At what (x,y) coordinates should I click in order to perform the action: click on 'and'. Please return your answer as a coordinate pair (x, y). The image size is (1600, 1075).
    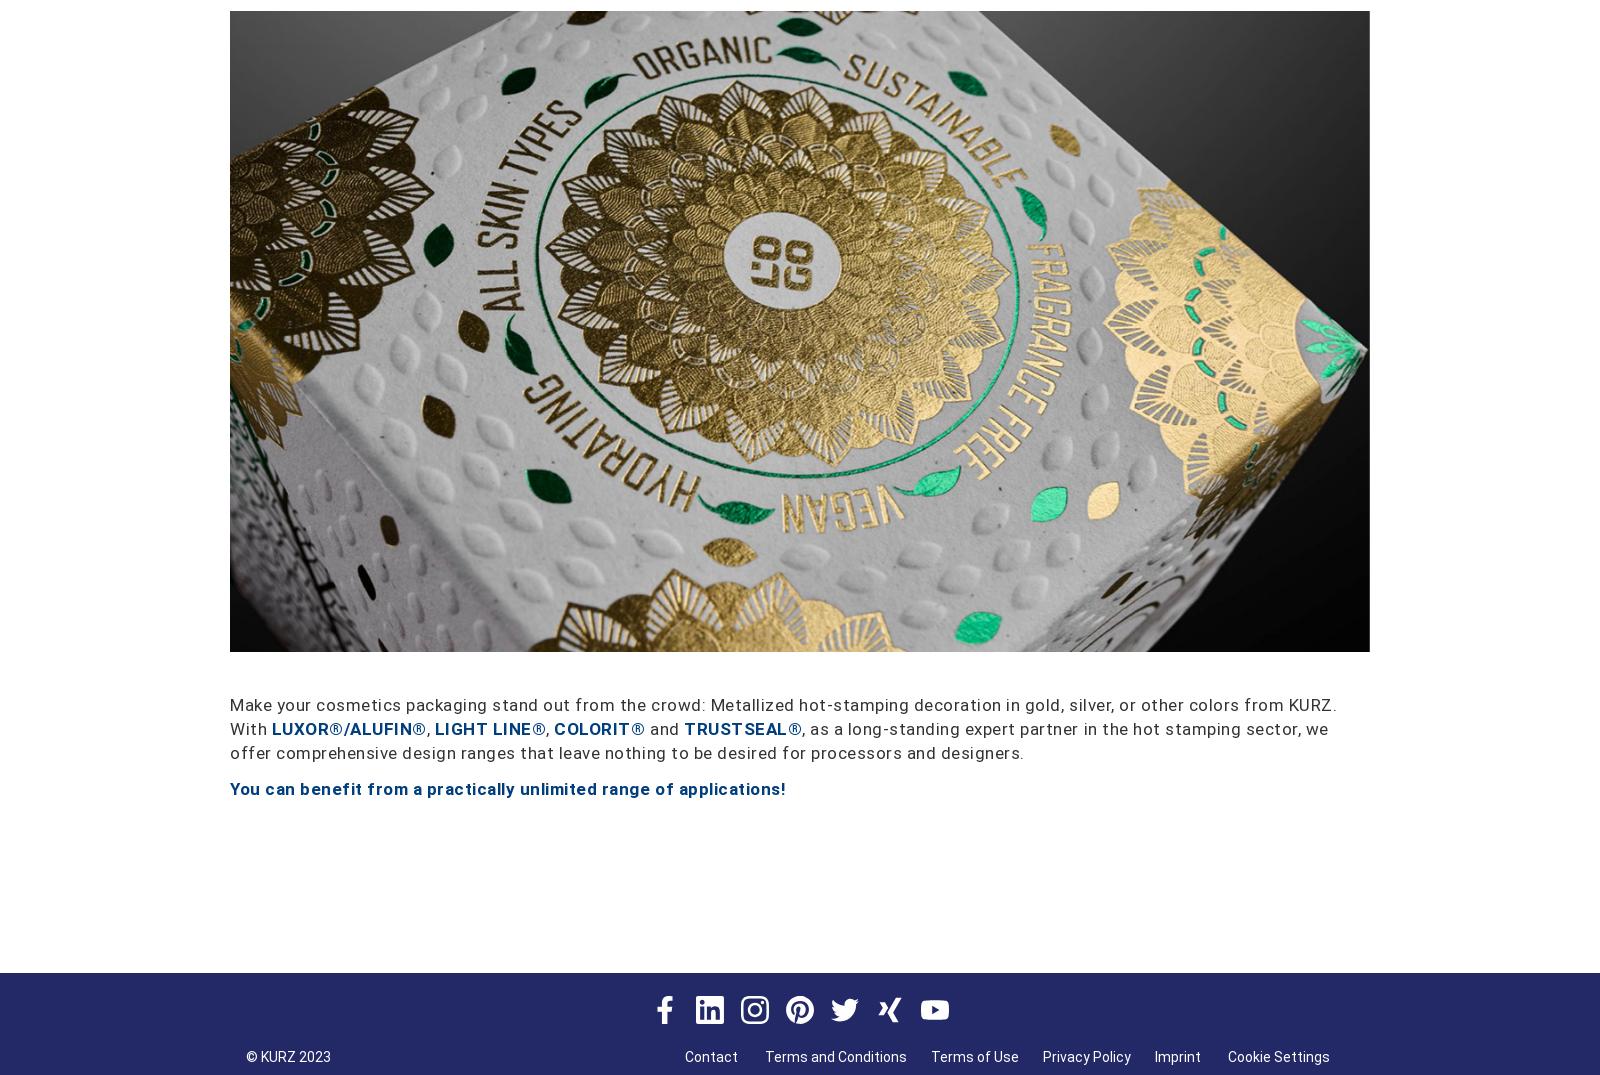
    Looking at the image, I should click on (664, 726).